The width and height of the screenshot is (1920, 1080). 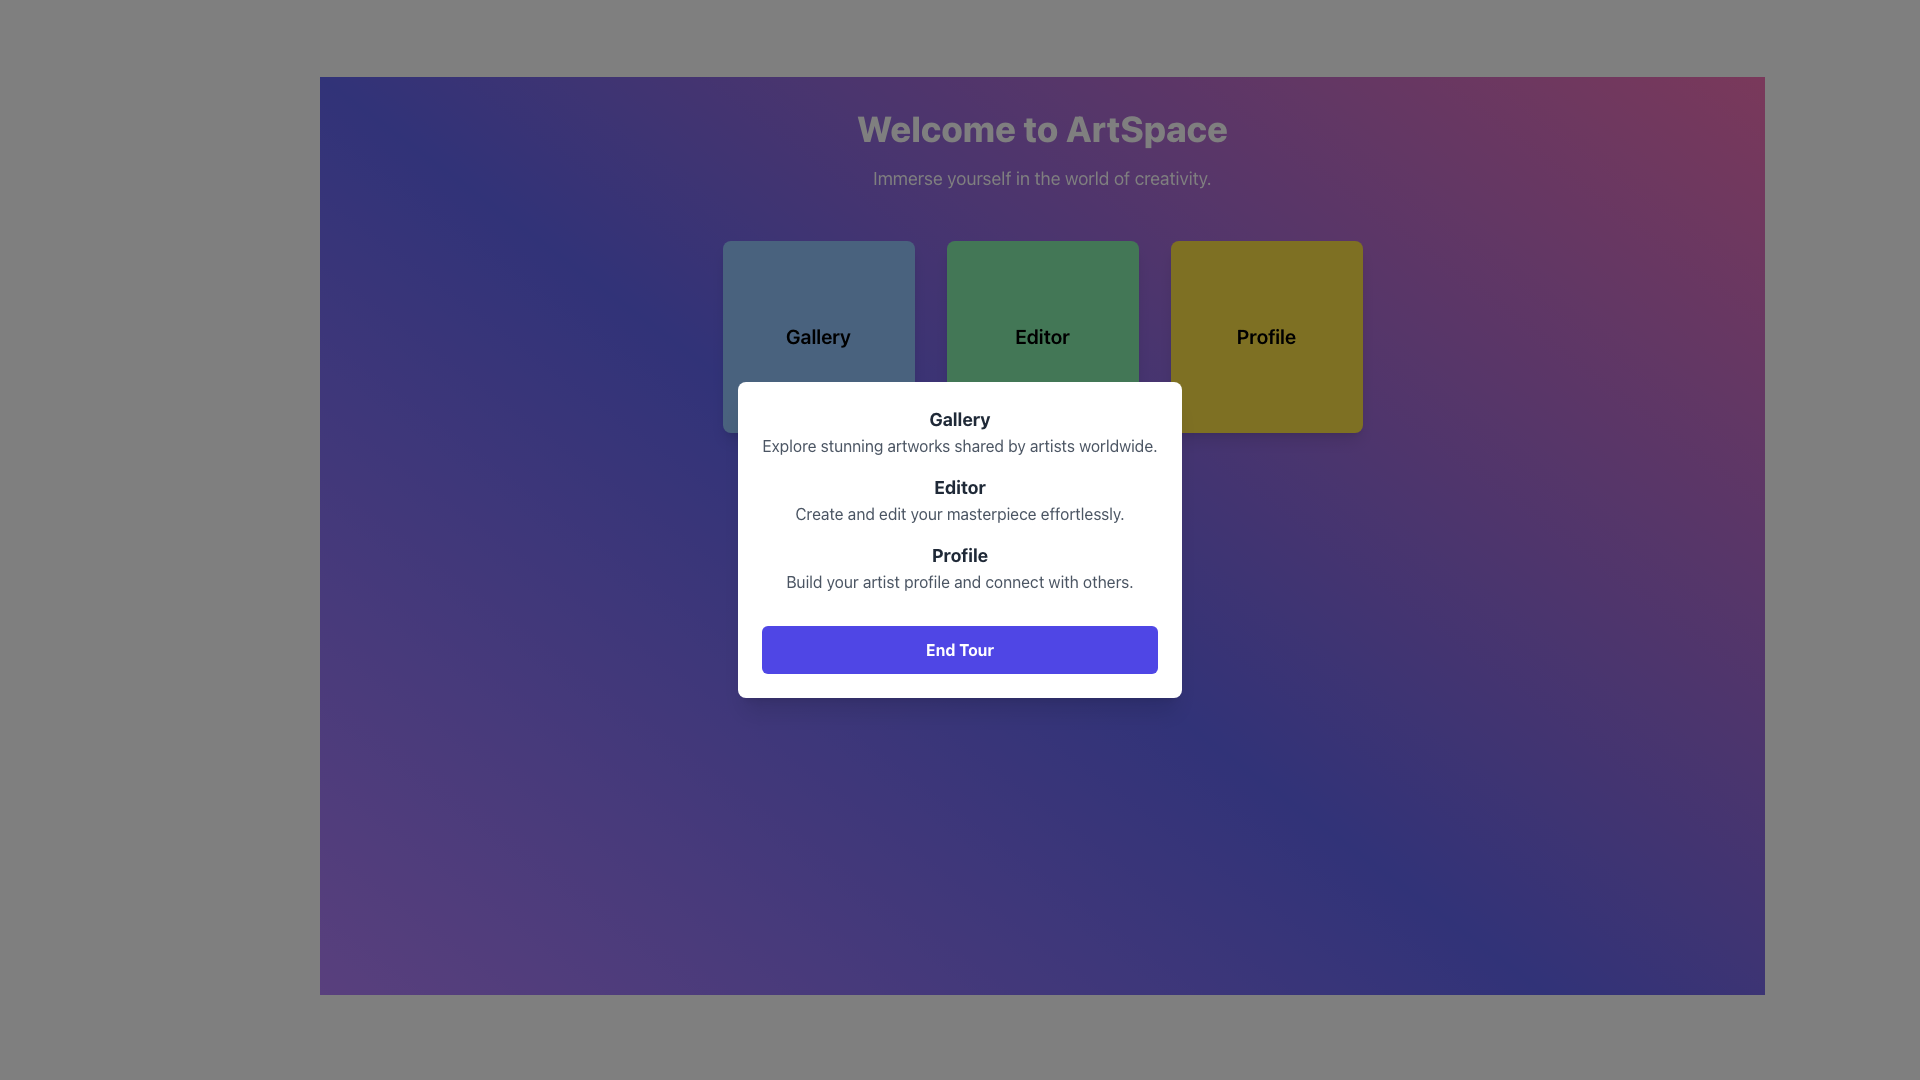 I want to click on the 'Editor' button, so click(x=1041, y=335).